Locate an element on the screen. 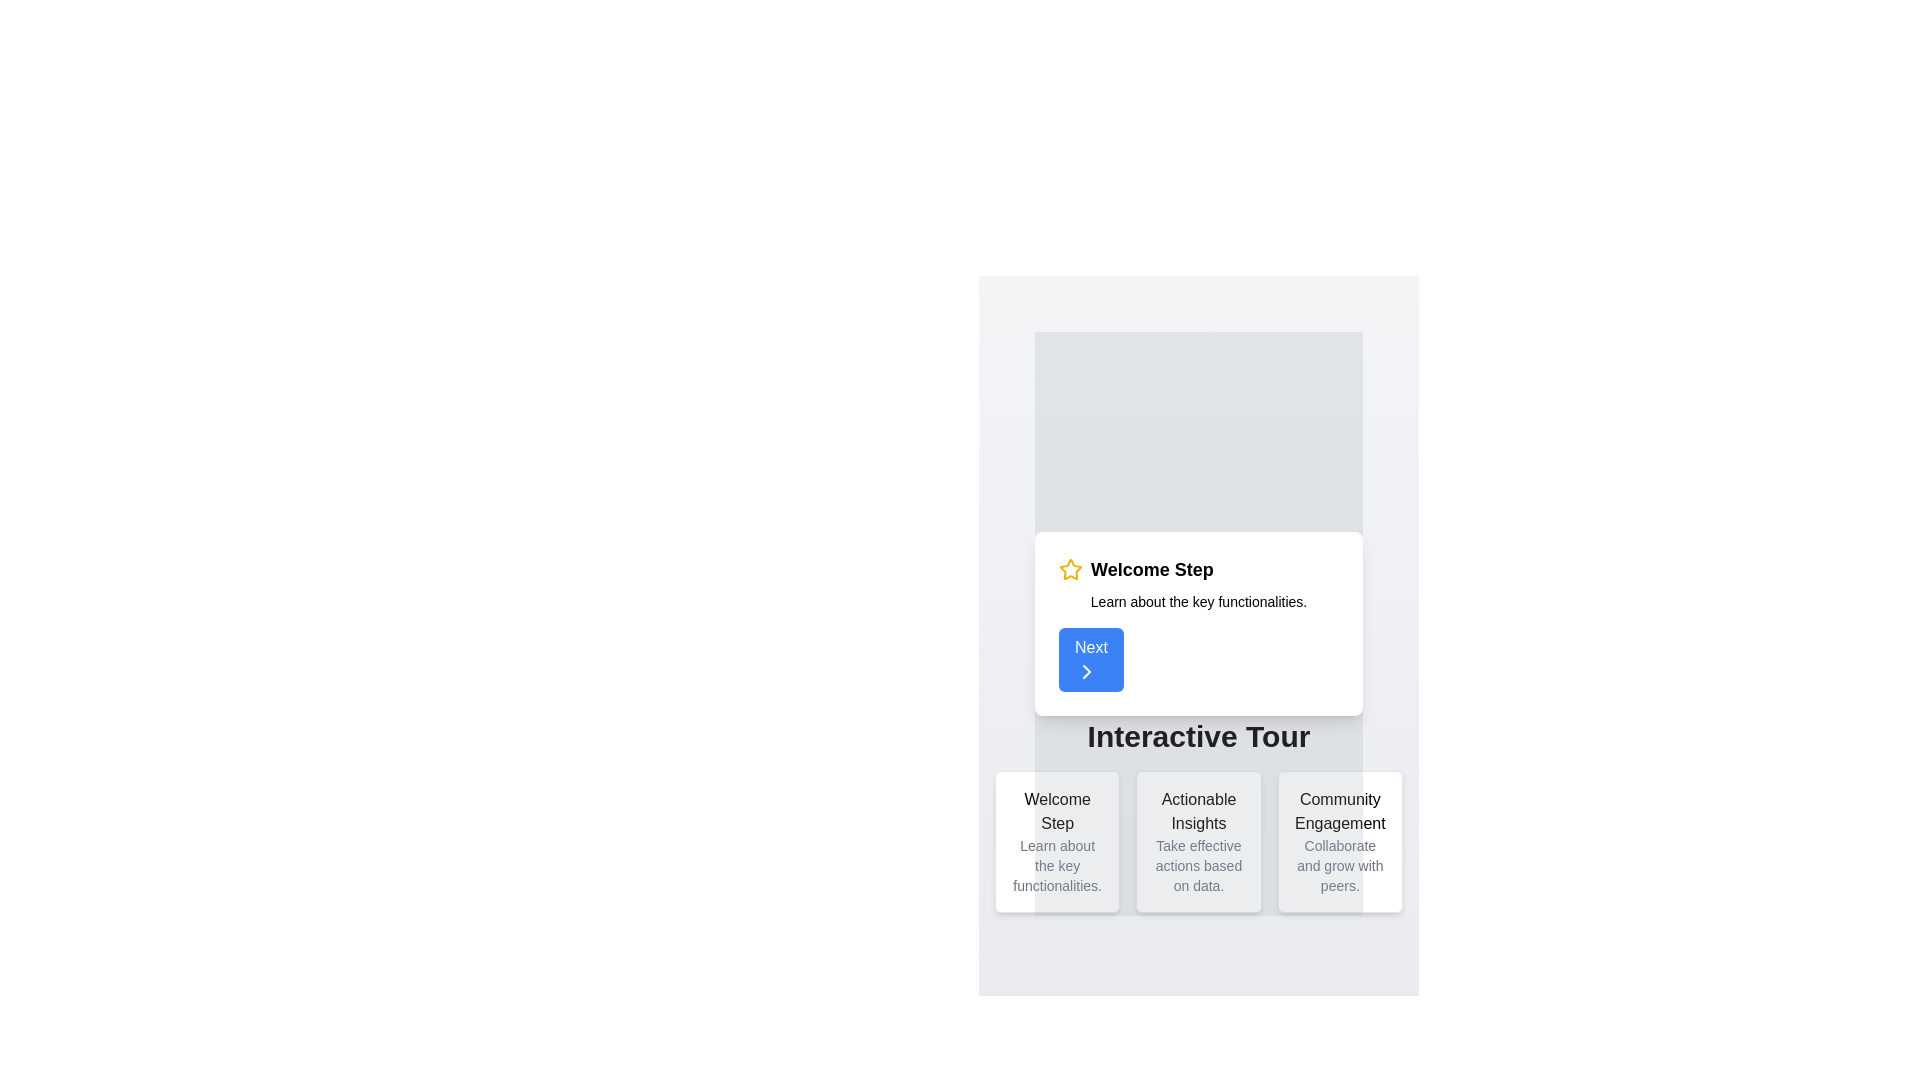  the chevron-right icon within the 'Next' button in the lower-left quadrant of the 'Welcome Step' card popup is located at coordinates (1085, 671).